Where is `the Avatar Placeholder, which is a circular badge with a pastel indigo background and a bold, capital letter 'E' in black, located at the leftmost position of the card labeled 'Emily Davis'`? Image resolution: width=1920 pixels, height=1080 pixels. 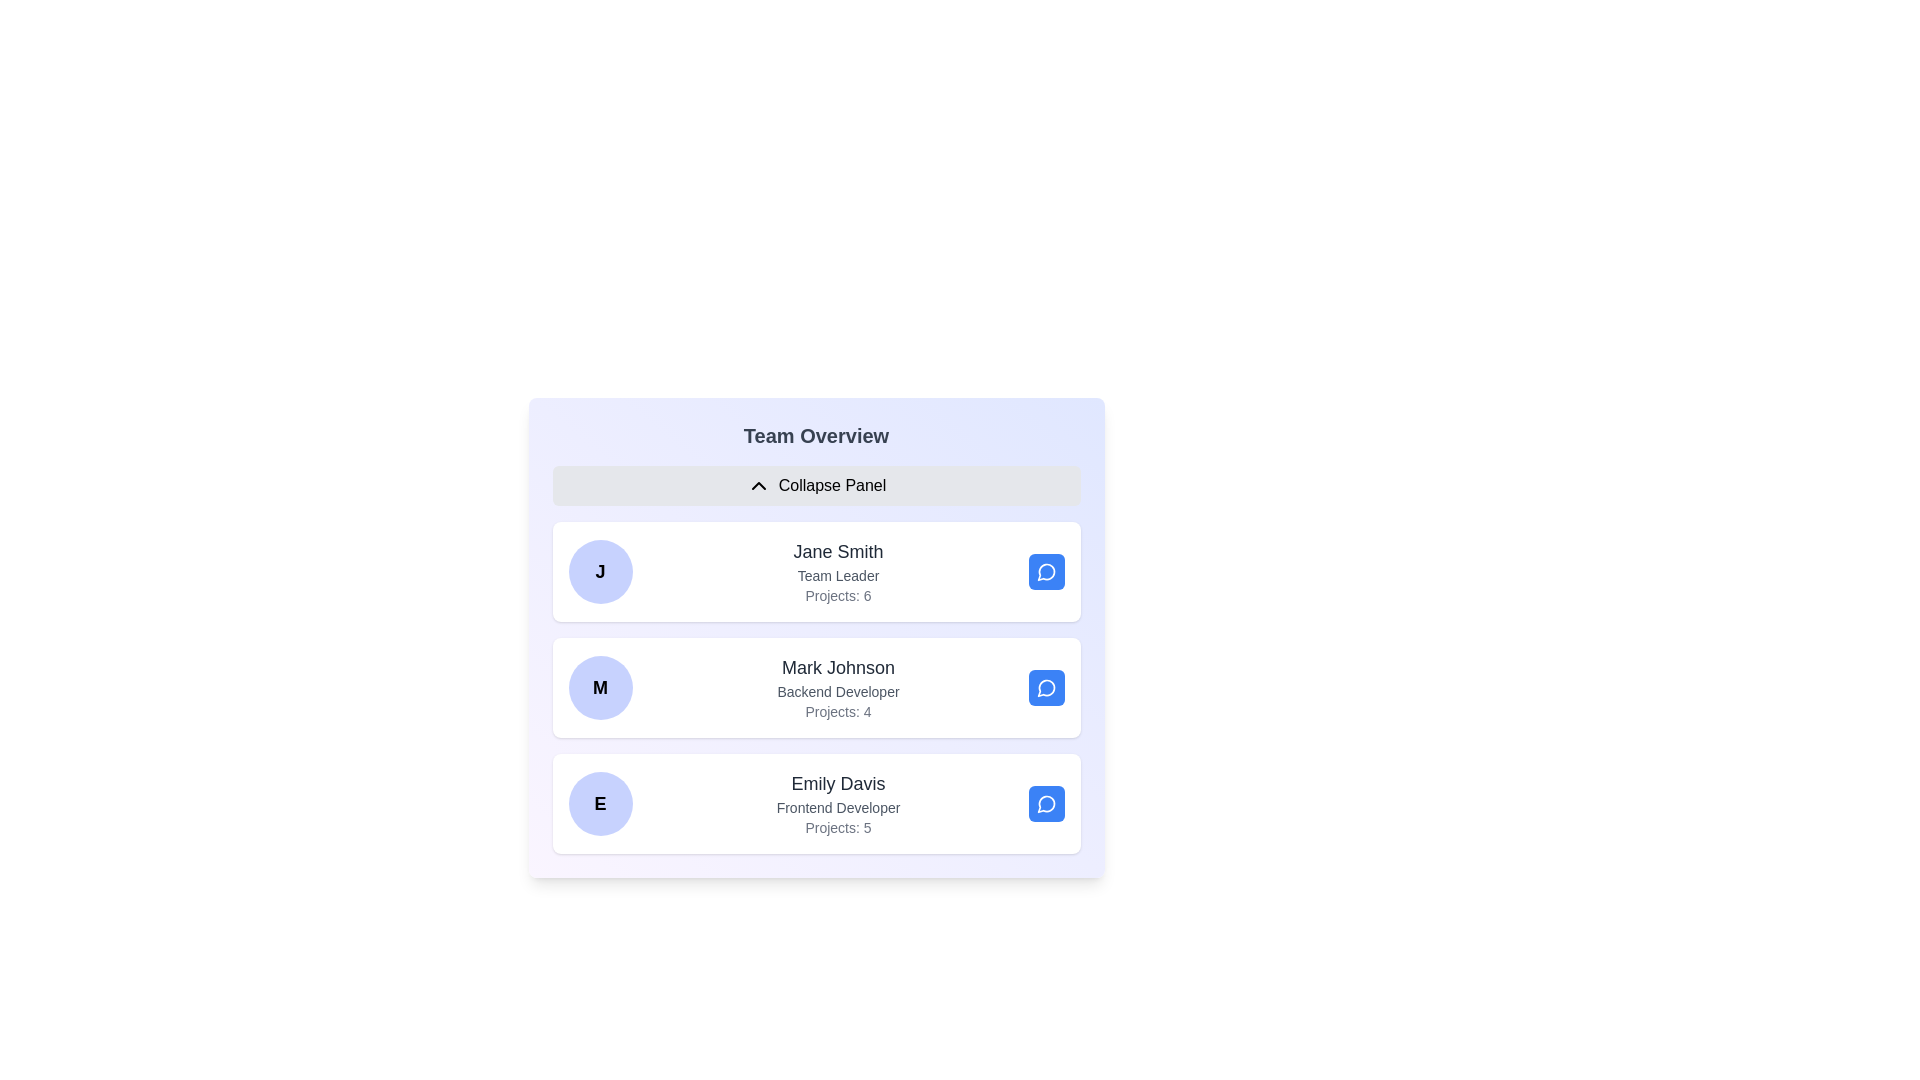
the Avatar Placeholder, which is a circular badge with a pastel indigo background and a bold, capital letter 'E' in black, located at the leftmost position of the card labeled 'Emily Davis' is located at coordinates (599, 802).